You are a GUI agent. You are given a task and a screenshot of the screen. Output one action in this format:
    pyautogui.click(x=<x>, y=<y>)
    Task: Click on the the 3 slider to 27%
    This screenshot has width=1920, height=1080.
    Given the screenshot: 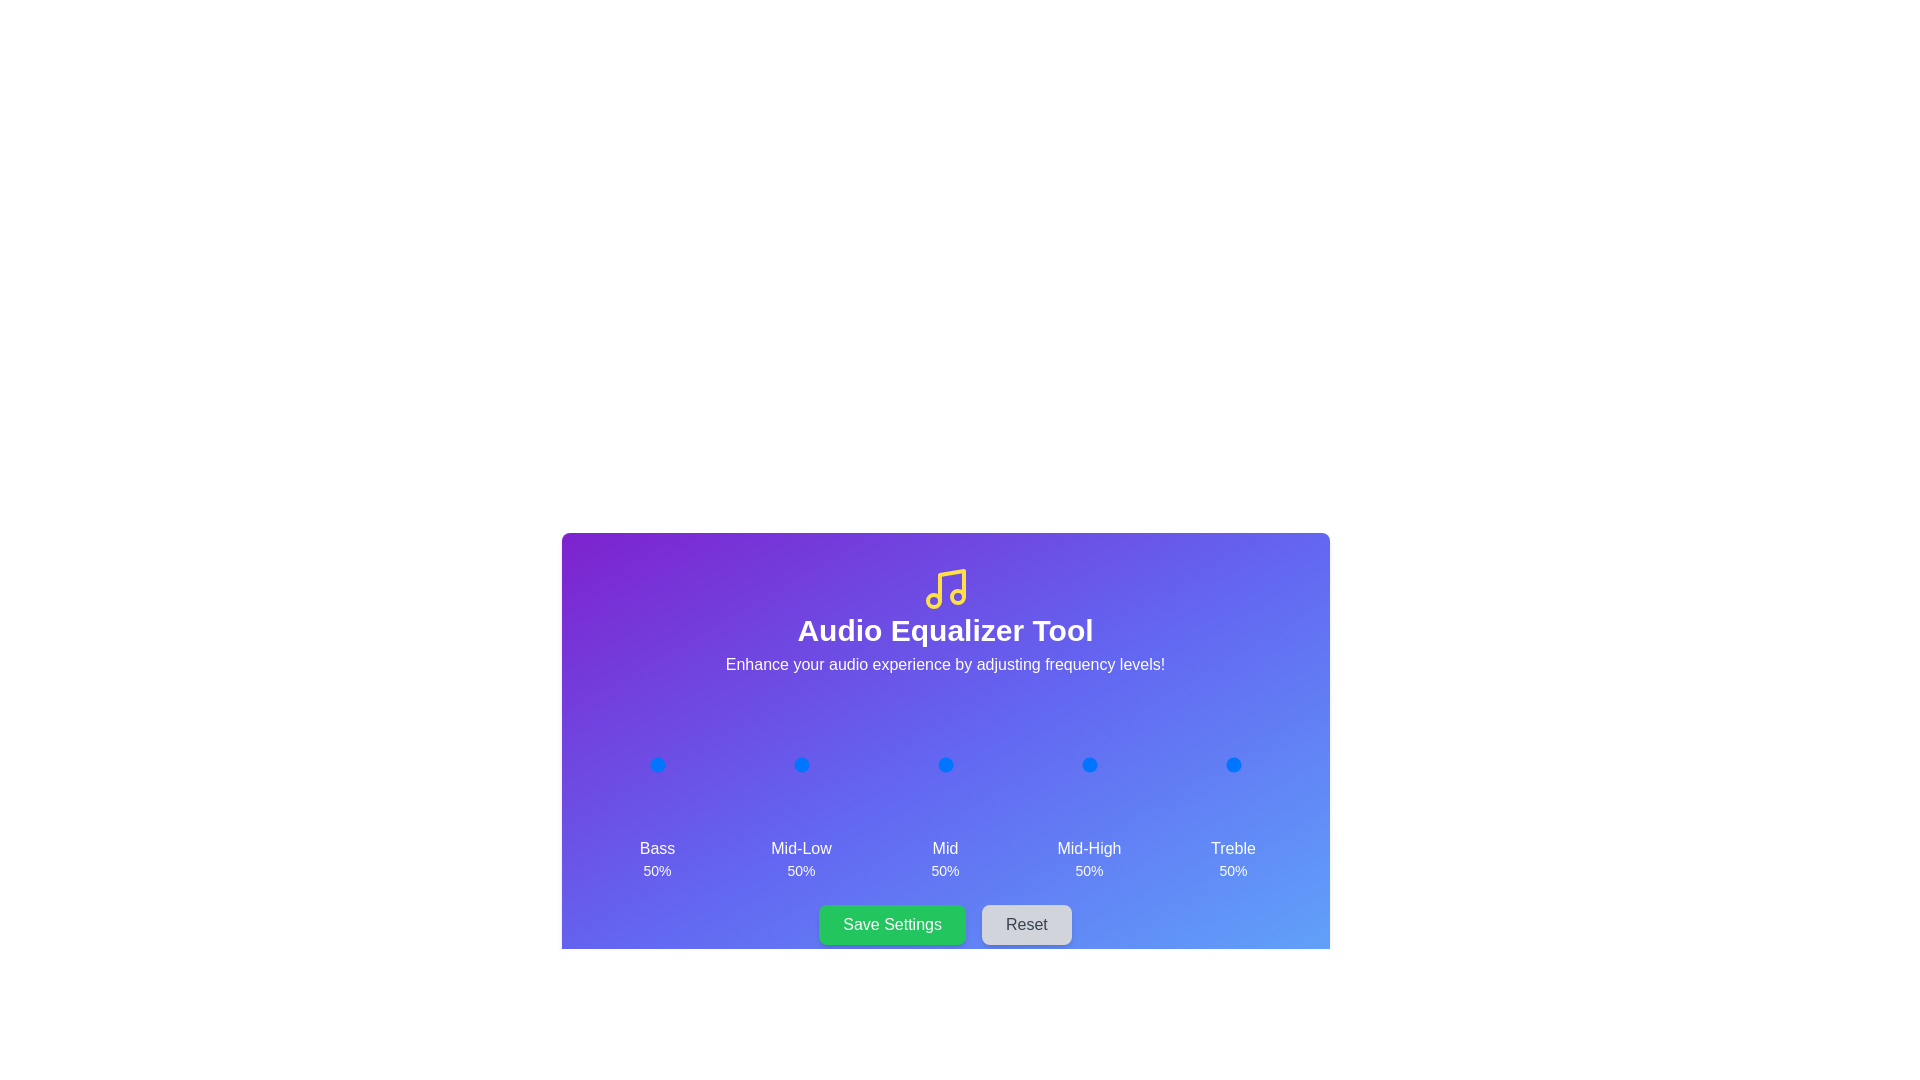 What is the action you would take?
    pyautogui.click(x=1073, y=764)
    